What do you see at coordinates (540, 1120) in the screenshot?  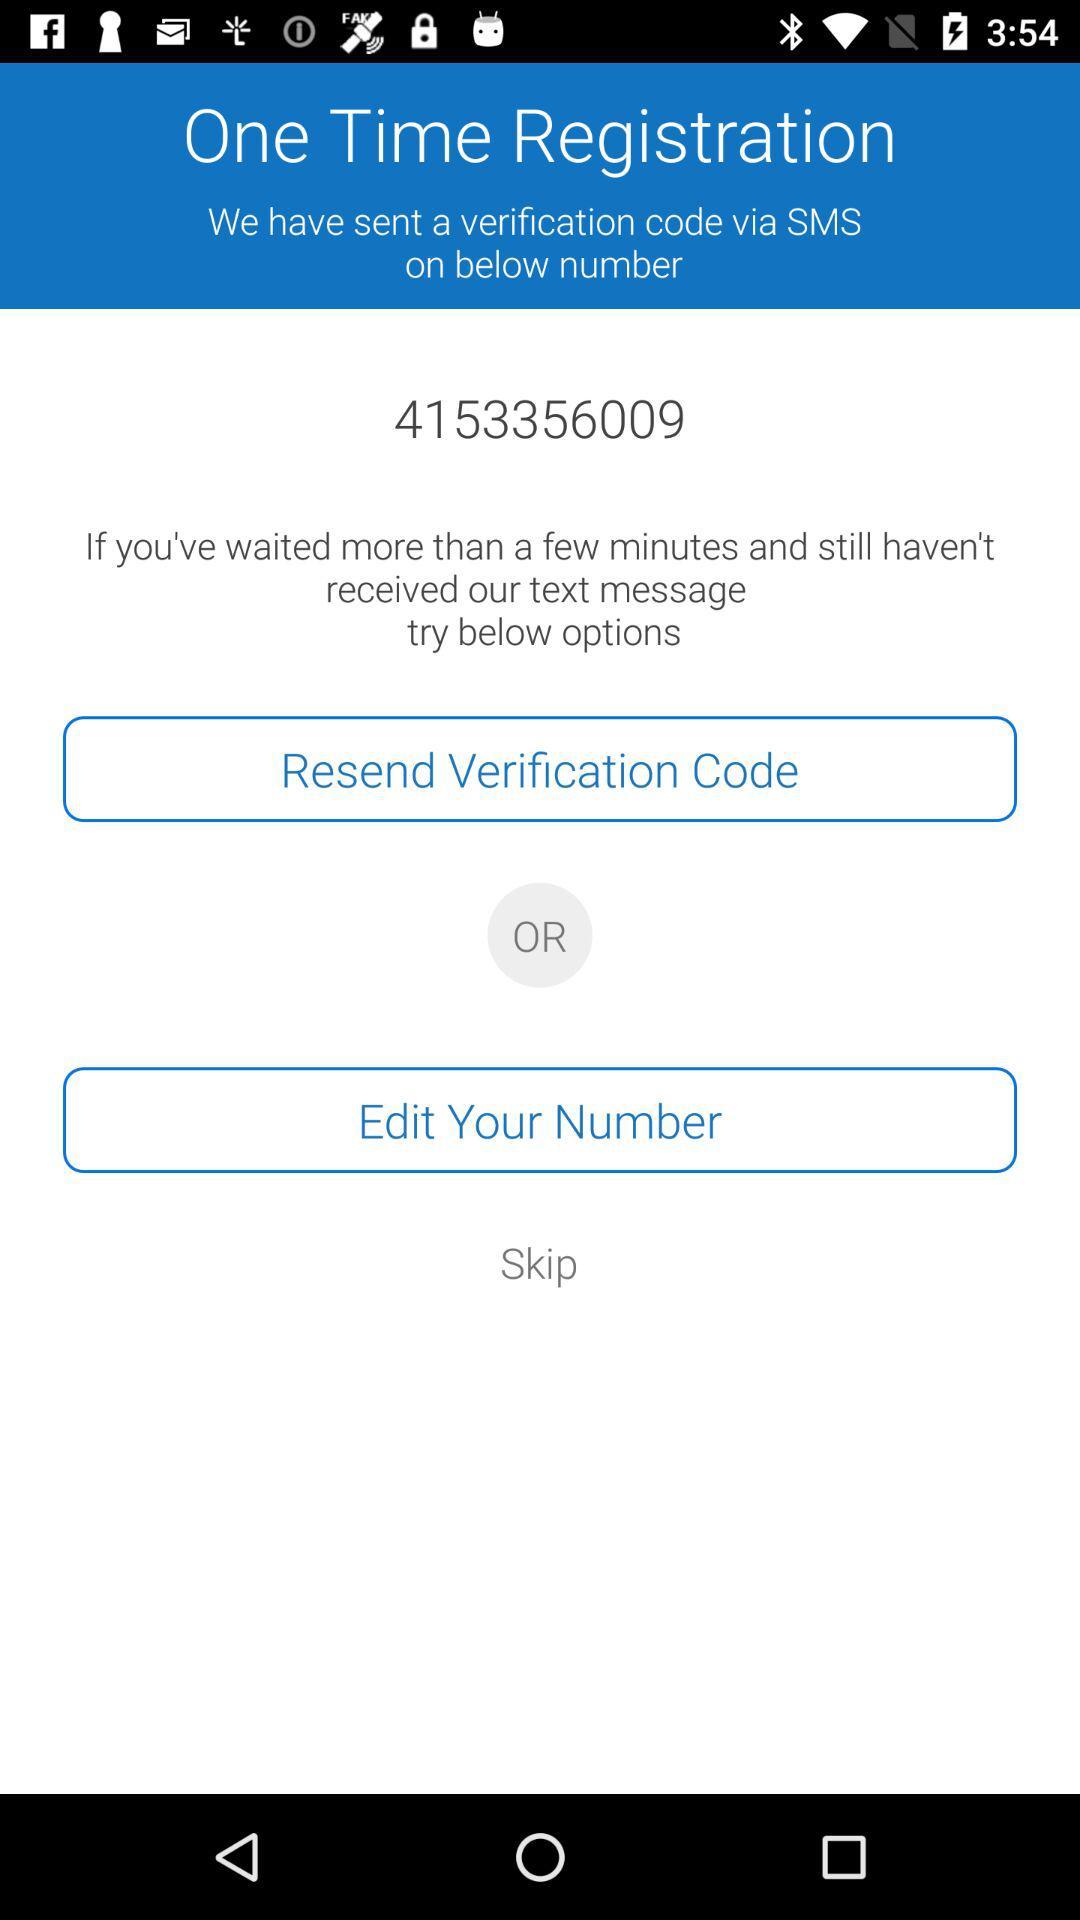 I see `the item below the or item` at bounding box center [540, 1120].